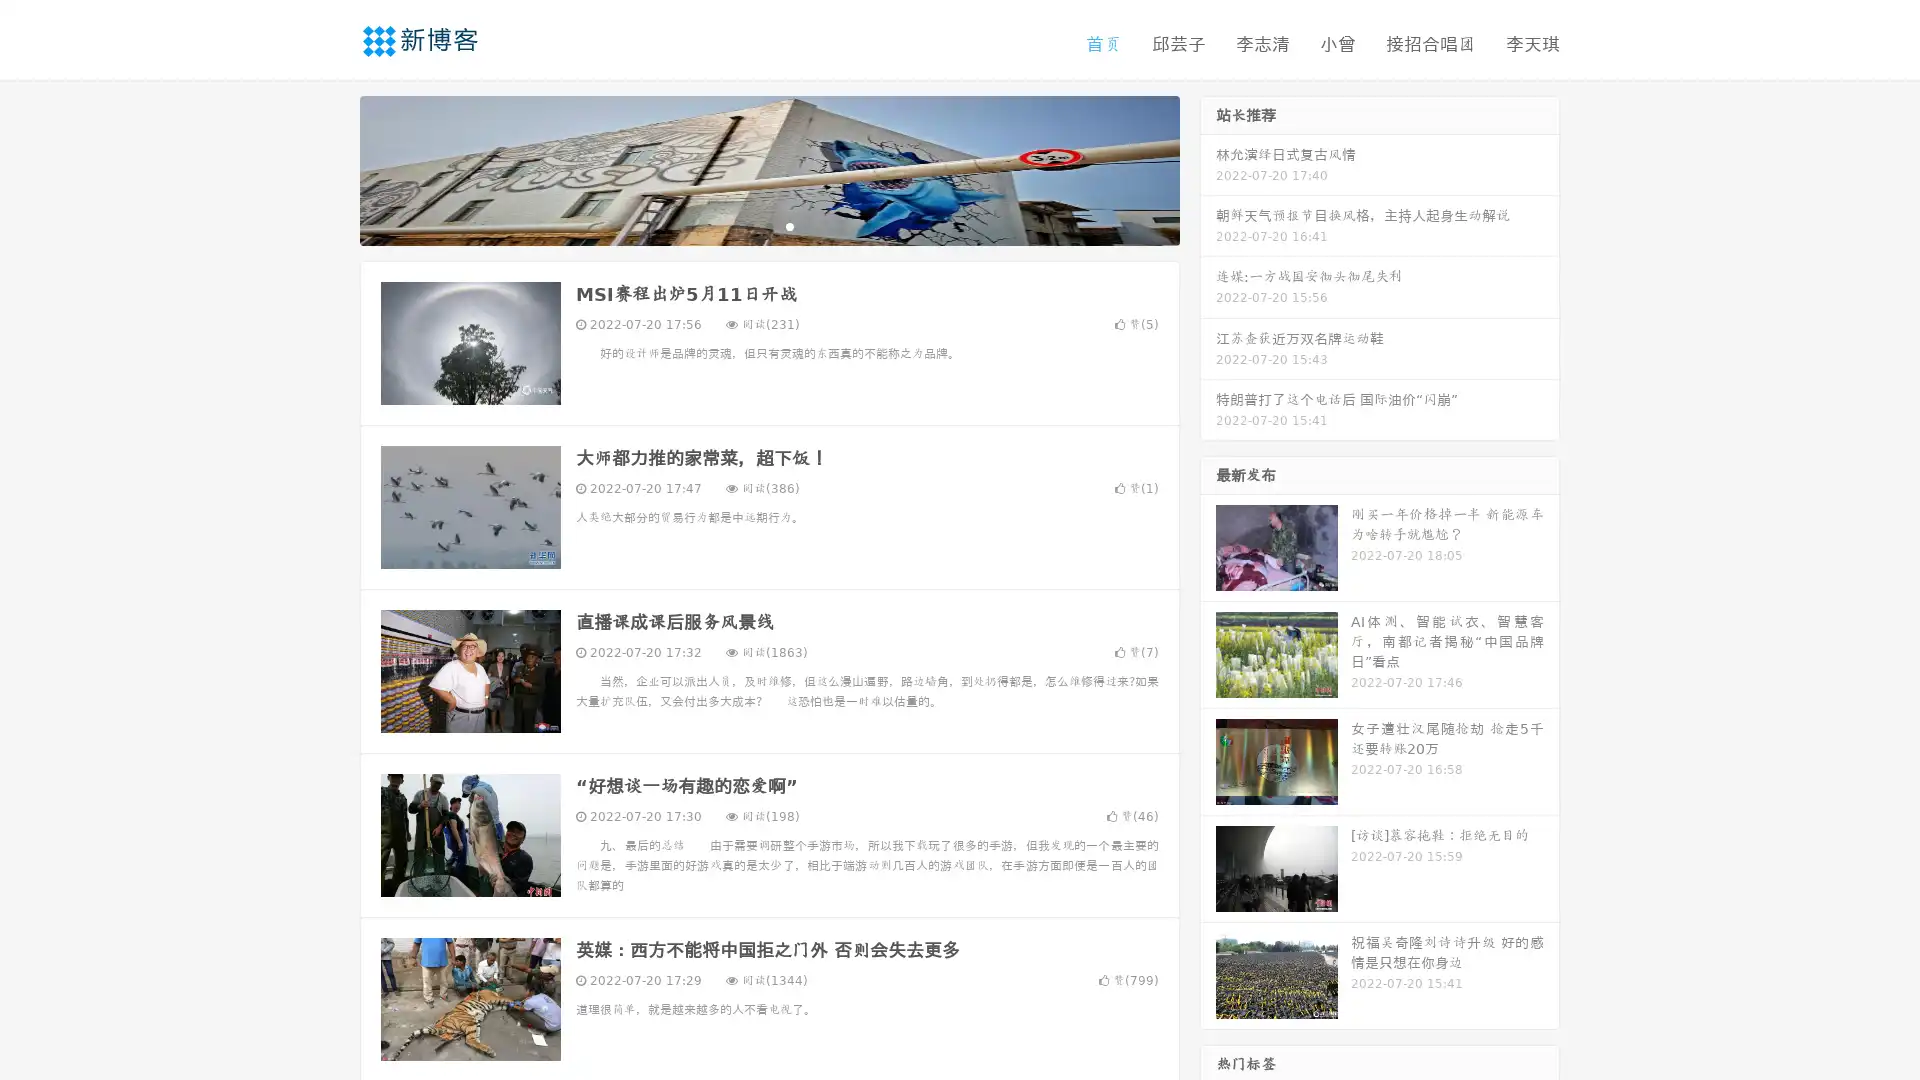 This screenshot has height=1080, width=1920. I want to click on Go to slide 1, so click(748, 225).